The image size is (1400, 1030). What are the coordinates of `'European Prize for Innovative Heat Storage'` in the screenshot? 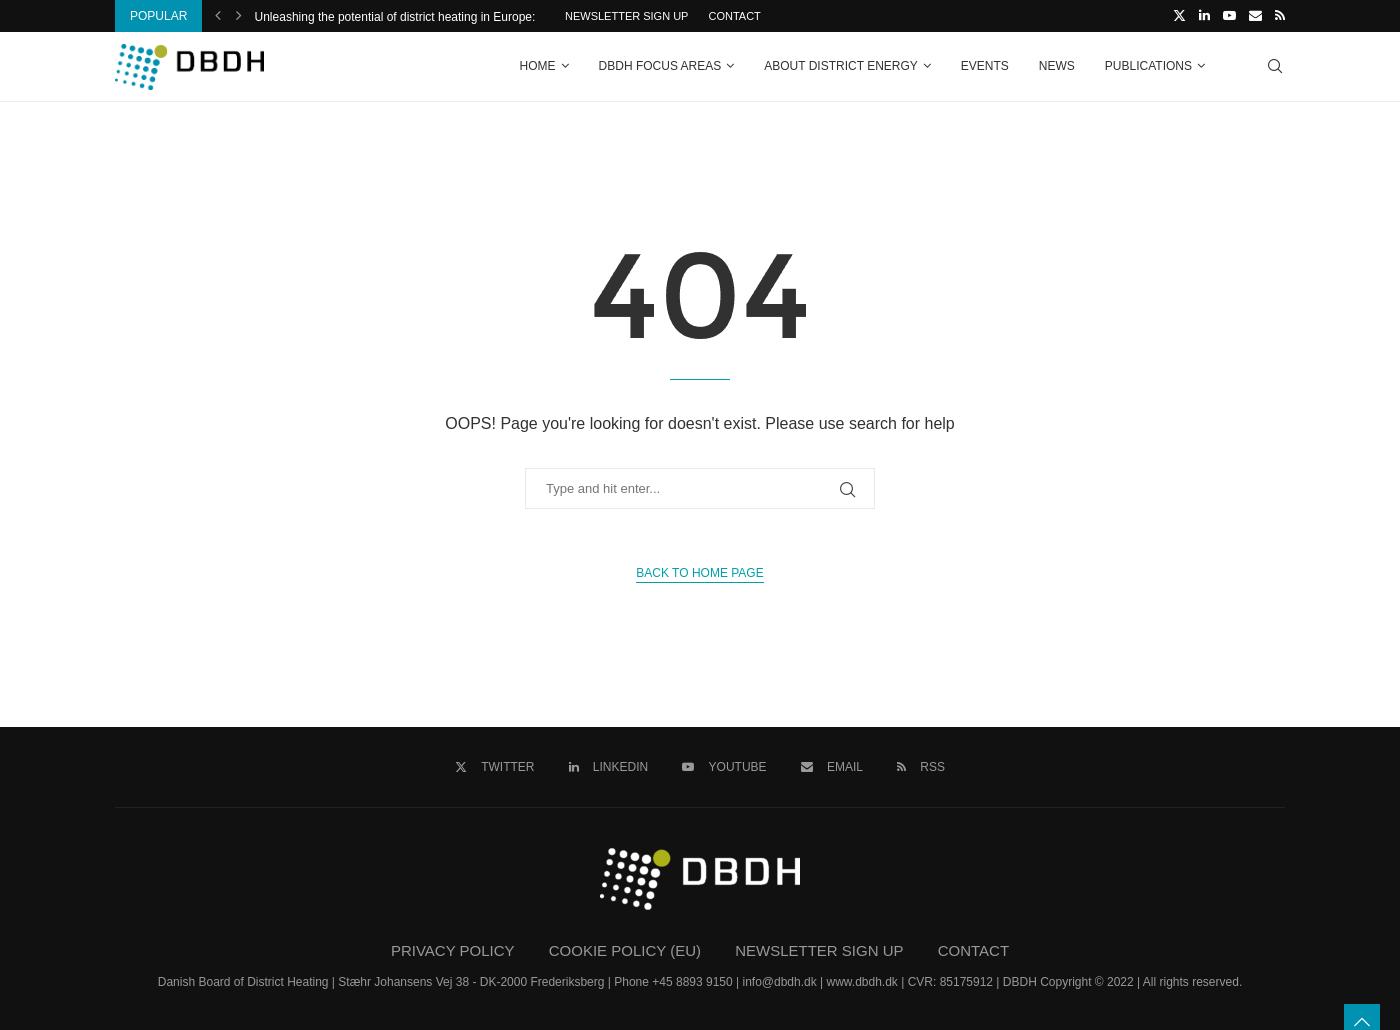 It's located at (790, 16).